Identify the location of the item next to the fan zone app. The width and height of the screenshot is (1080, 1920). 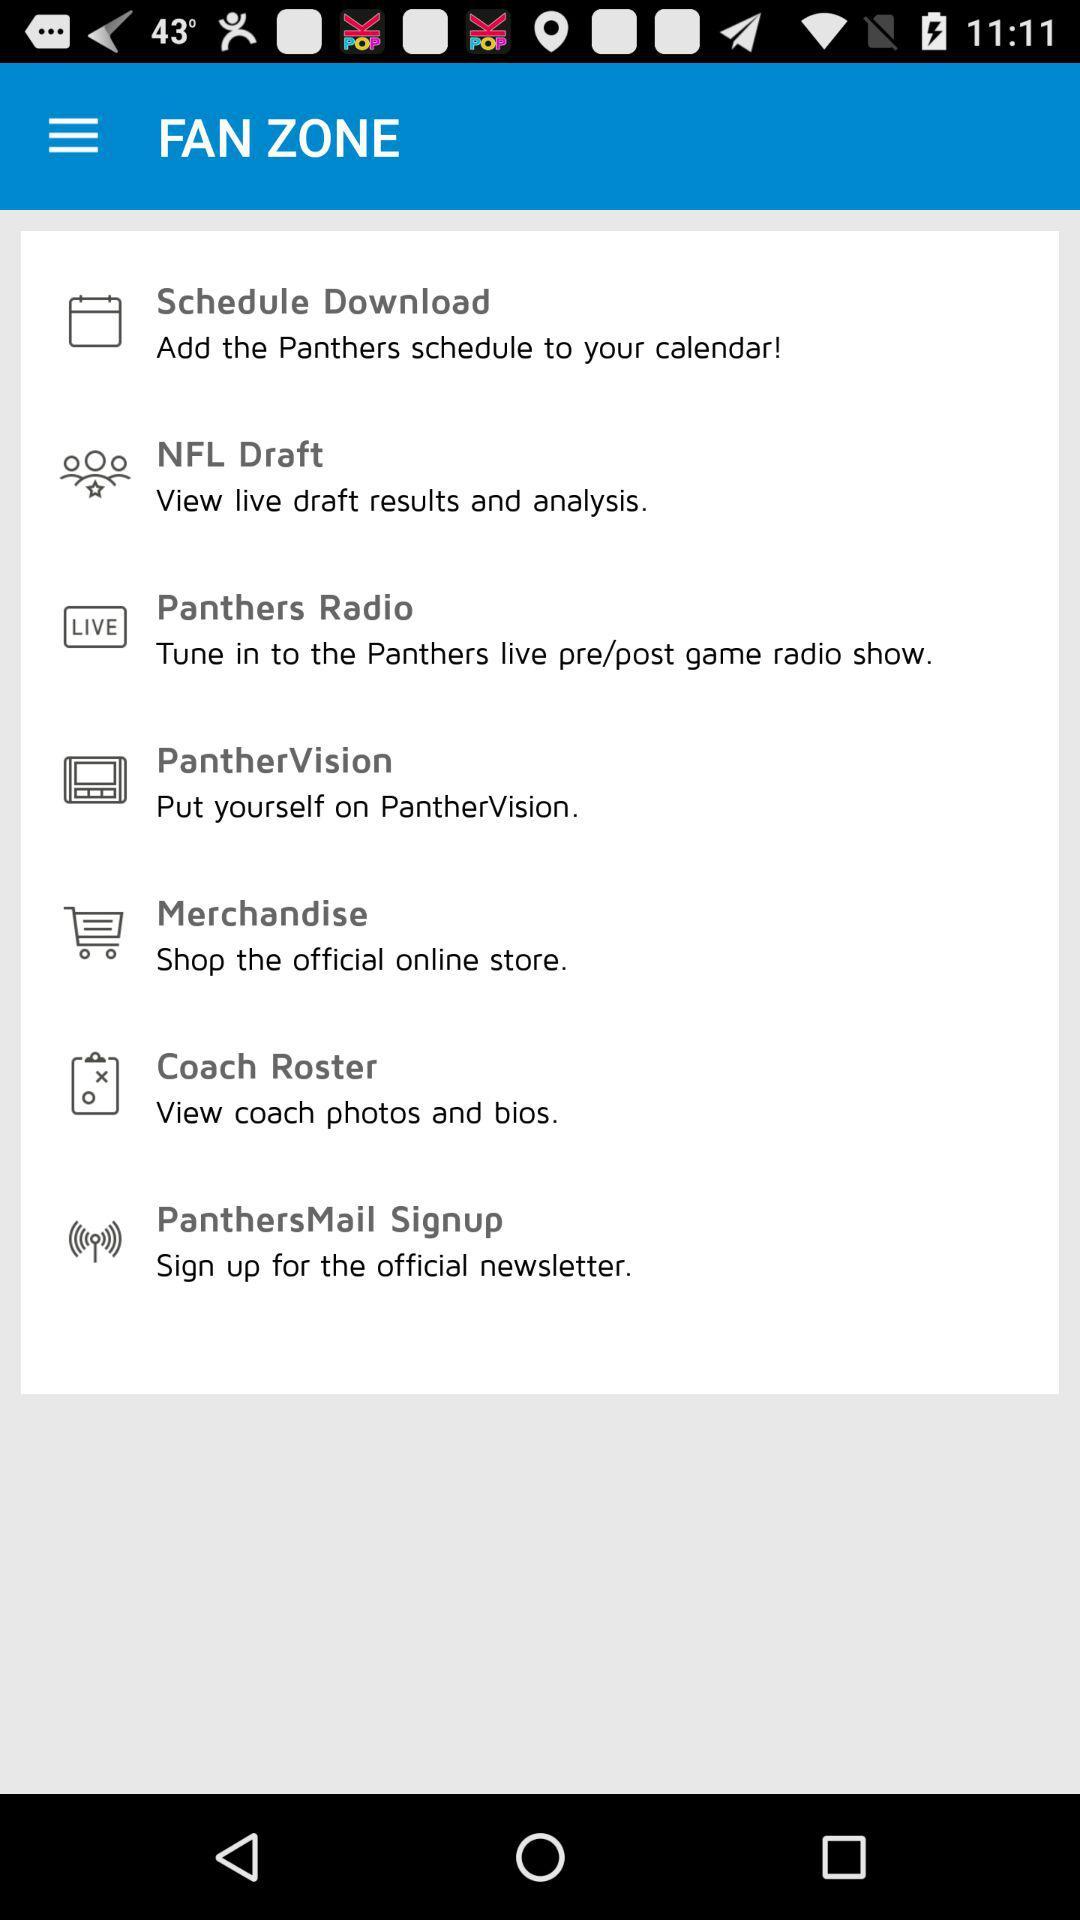
(72, 135).